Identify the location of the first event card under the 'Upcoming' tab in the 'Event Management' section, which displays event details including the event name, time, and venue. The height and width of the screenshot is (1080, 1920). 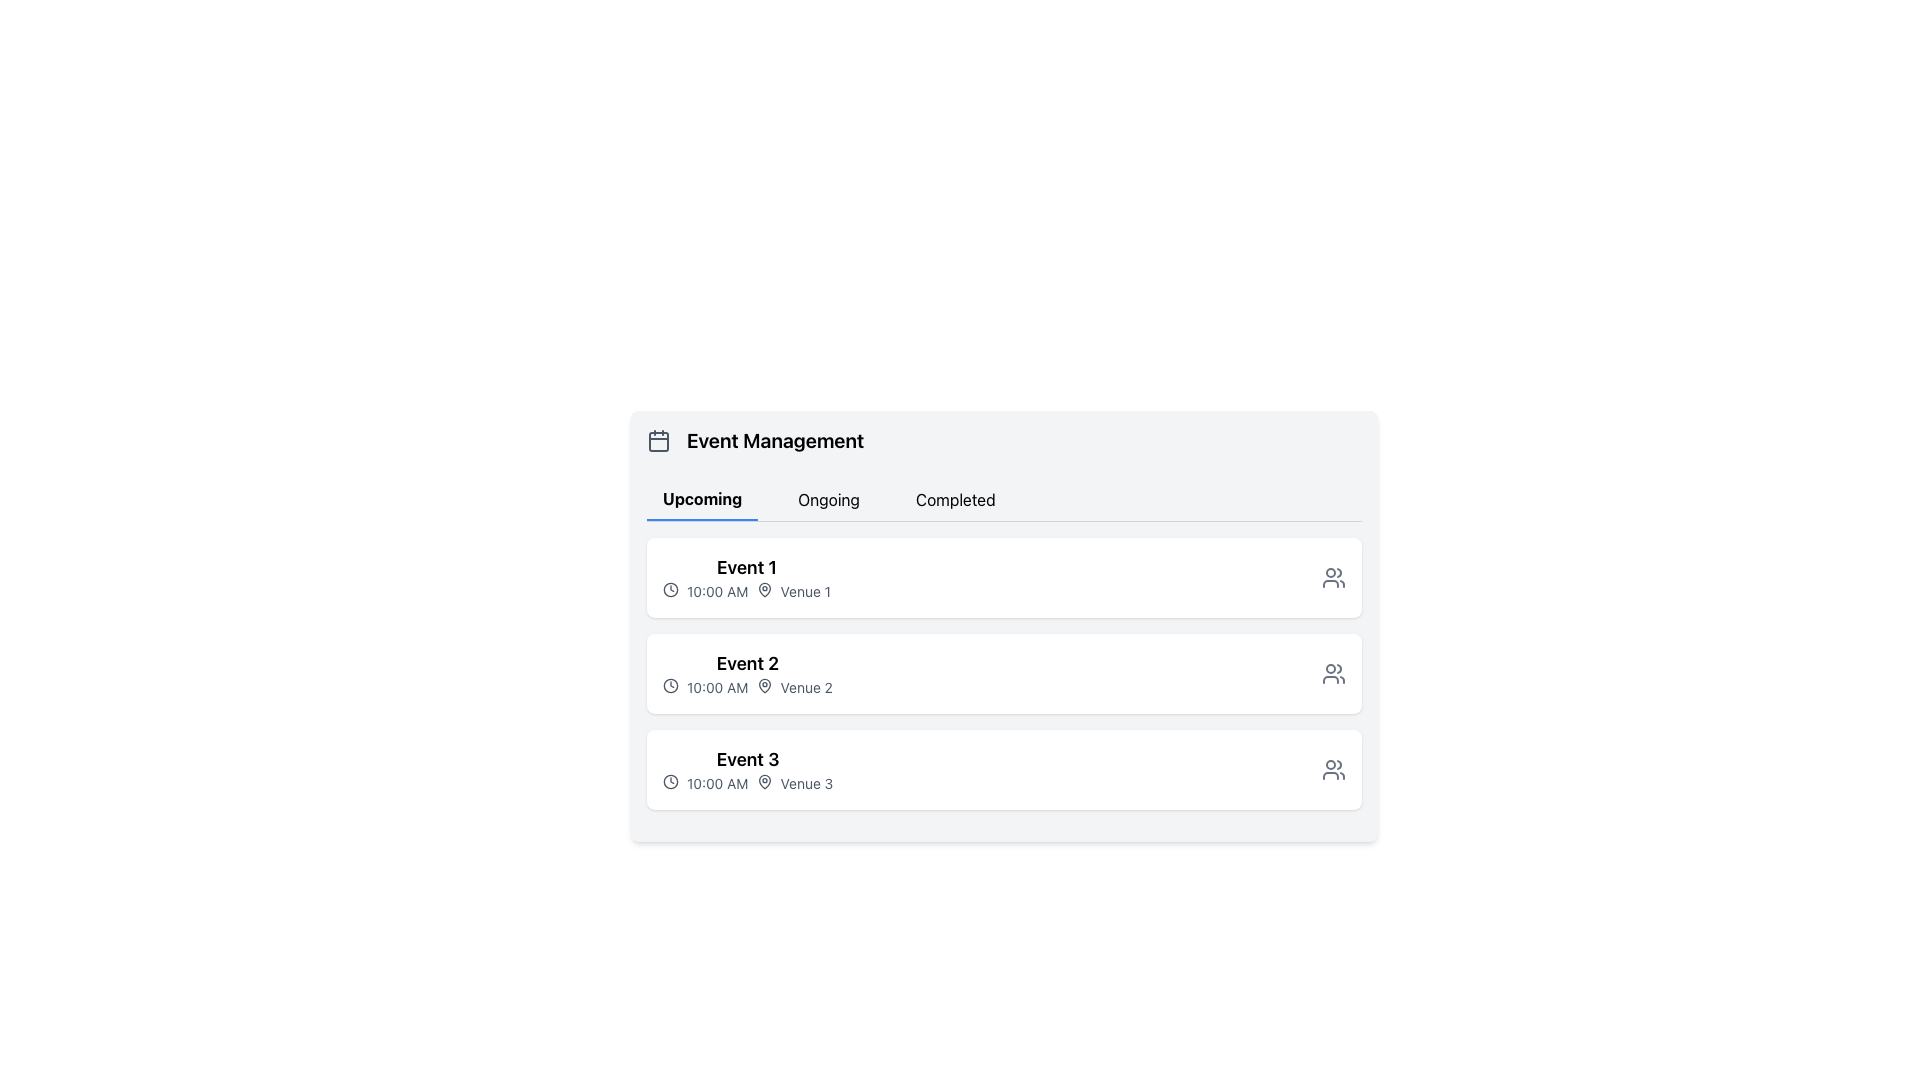
(1004, 578).